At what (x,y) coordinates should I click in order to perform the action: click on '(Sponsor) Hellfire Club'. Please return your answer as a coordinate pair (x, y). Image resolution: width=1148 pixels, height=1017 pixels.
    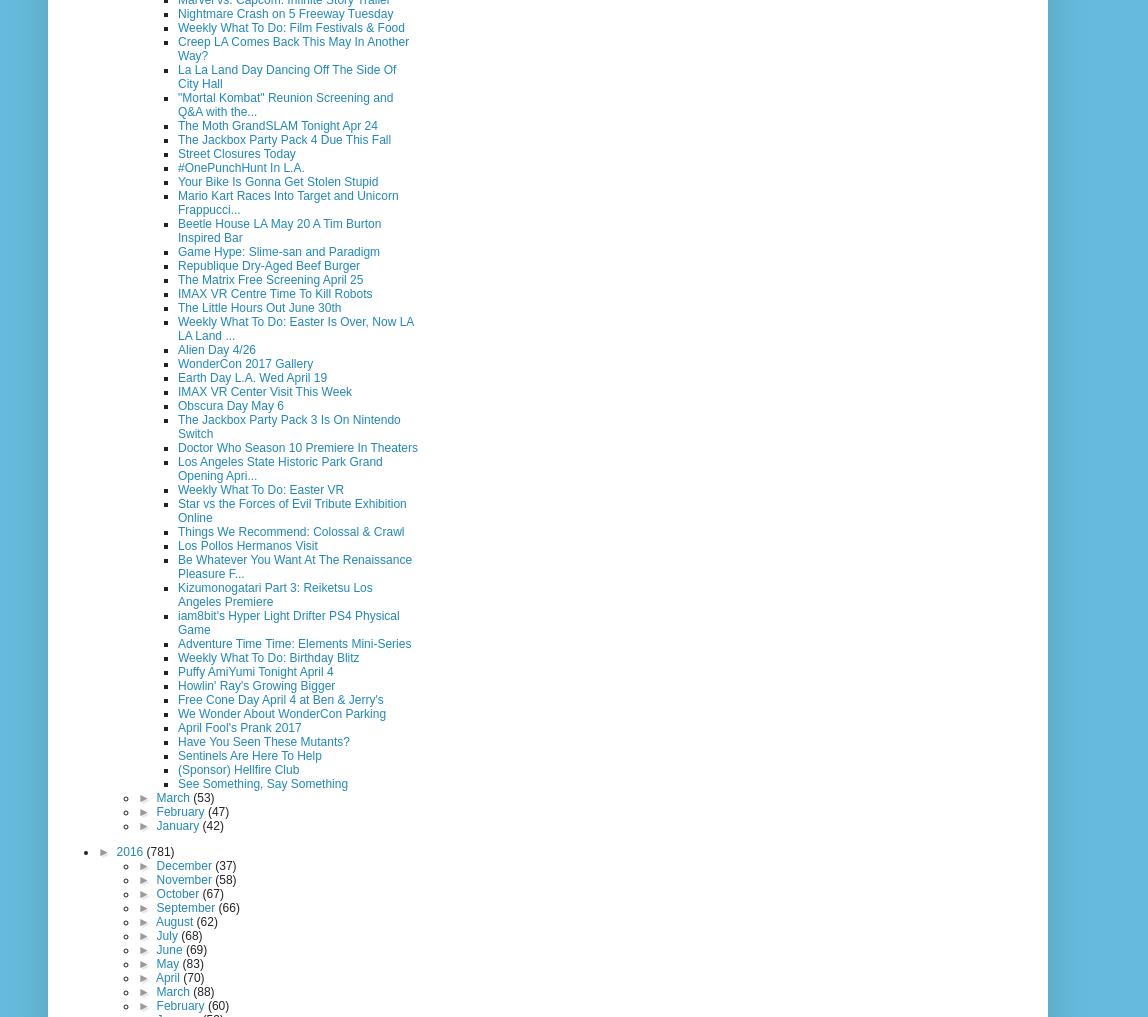
    Looking at the image, I should click on (238, 768).